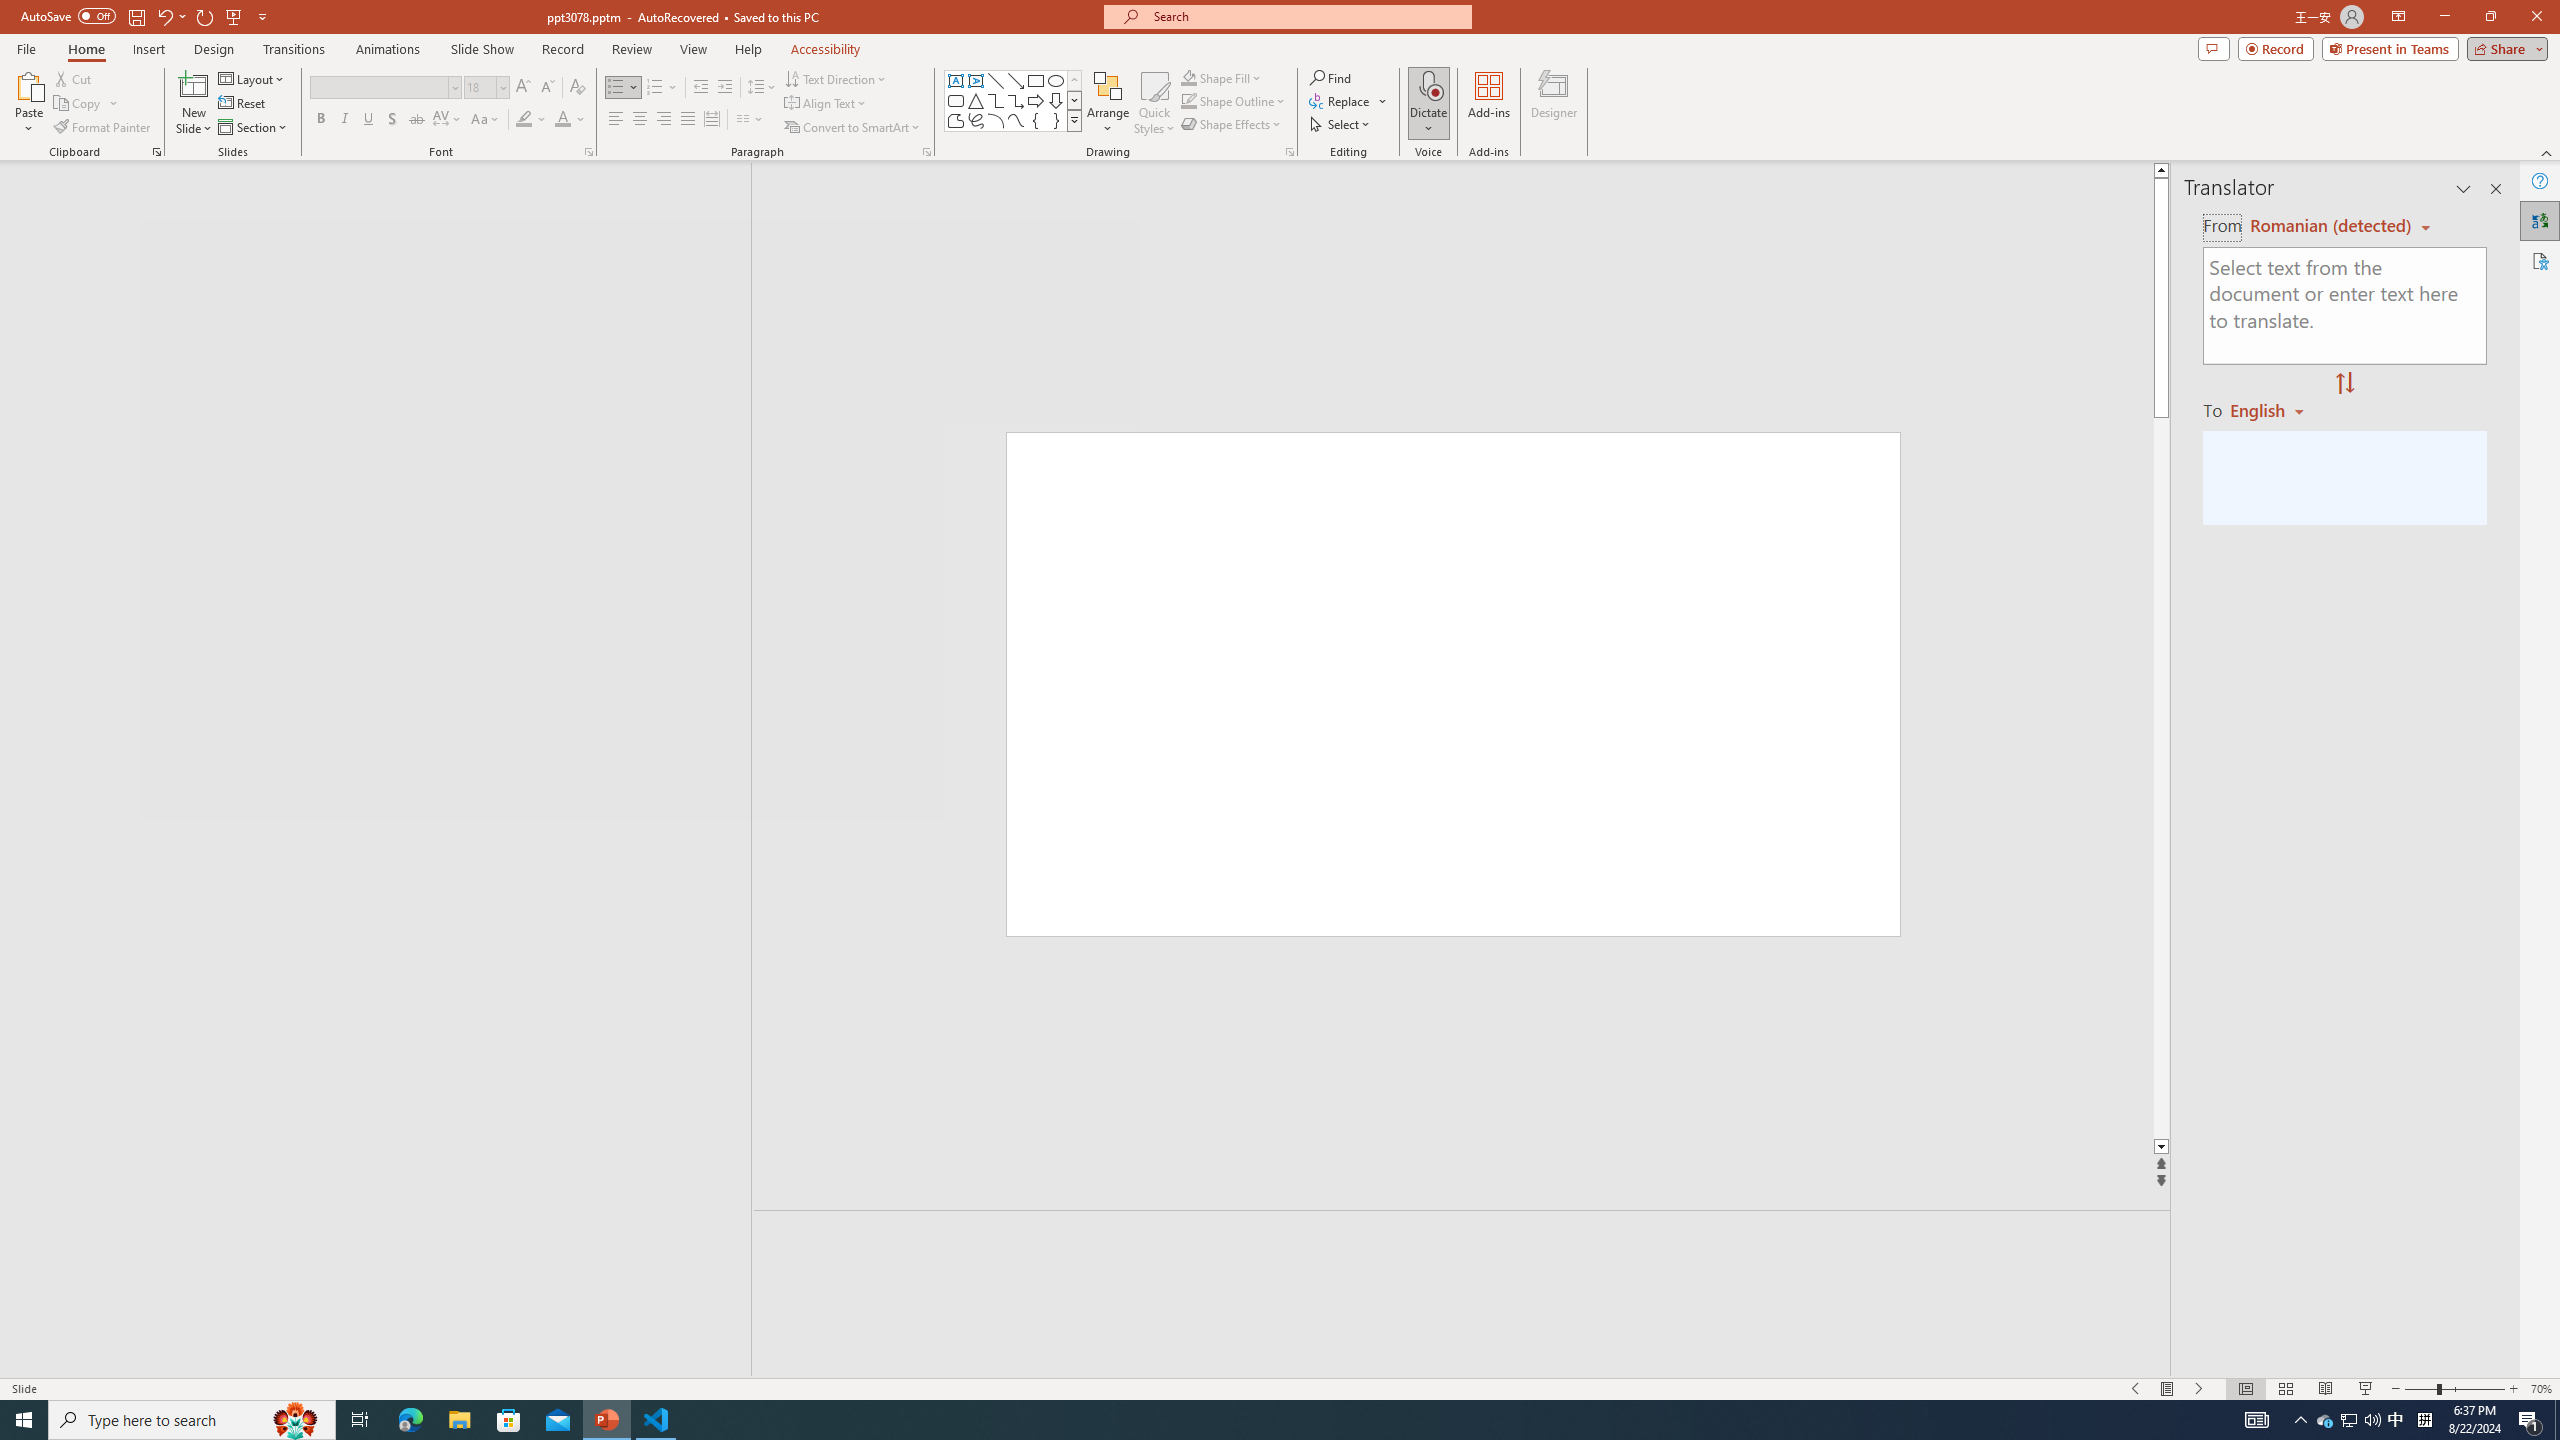 This screenshot has width=2560, height=1440. What do you see at coordinates (2327, 225) in the screenshot?
I see `'Romanian (detected)'` at bounding box center [2327, 225].